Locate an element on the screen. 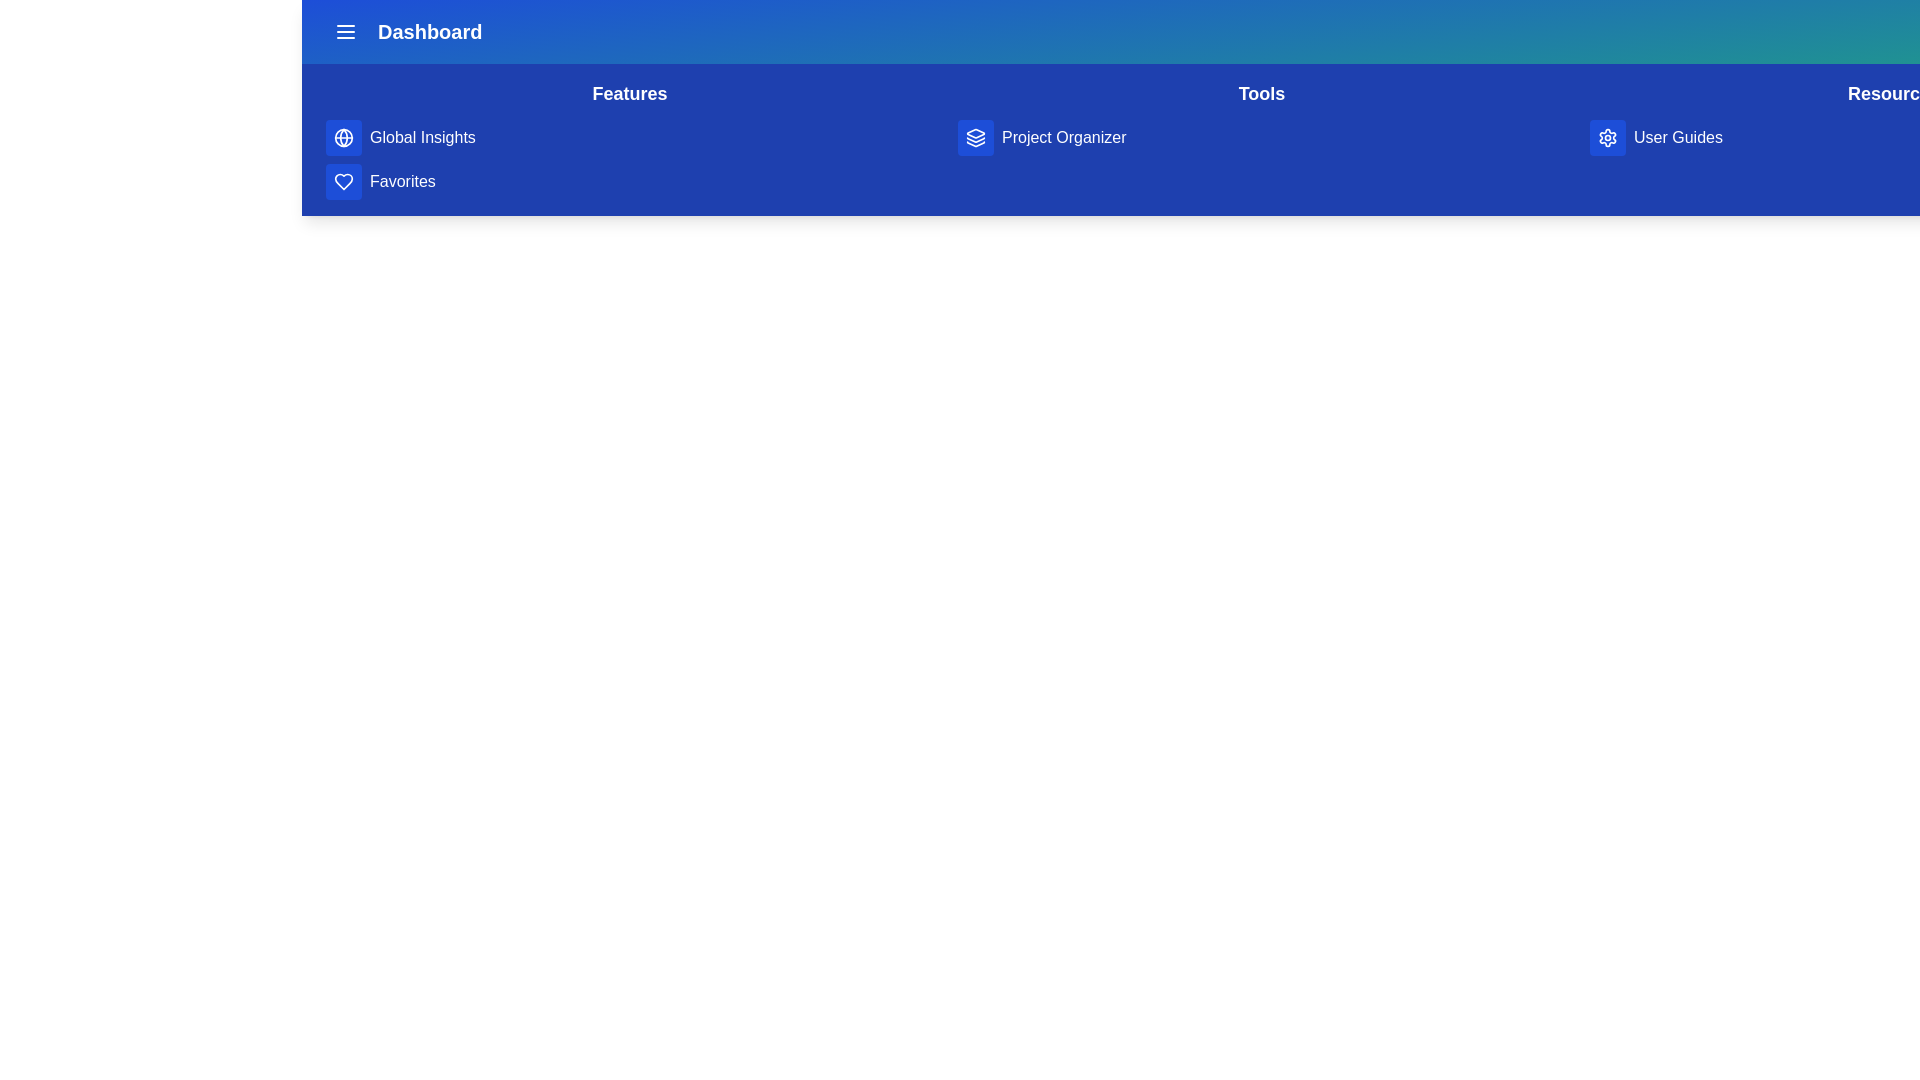 Image resolution: width=1920 pixels, height=1080 pixels. the 'Global Insights' text label, which is styled with white text on a blue background and located in the navigation bar is located at coordinates (421, 137).